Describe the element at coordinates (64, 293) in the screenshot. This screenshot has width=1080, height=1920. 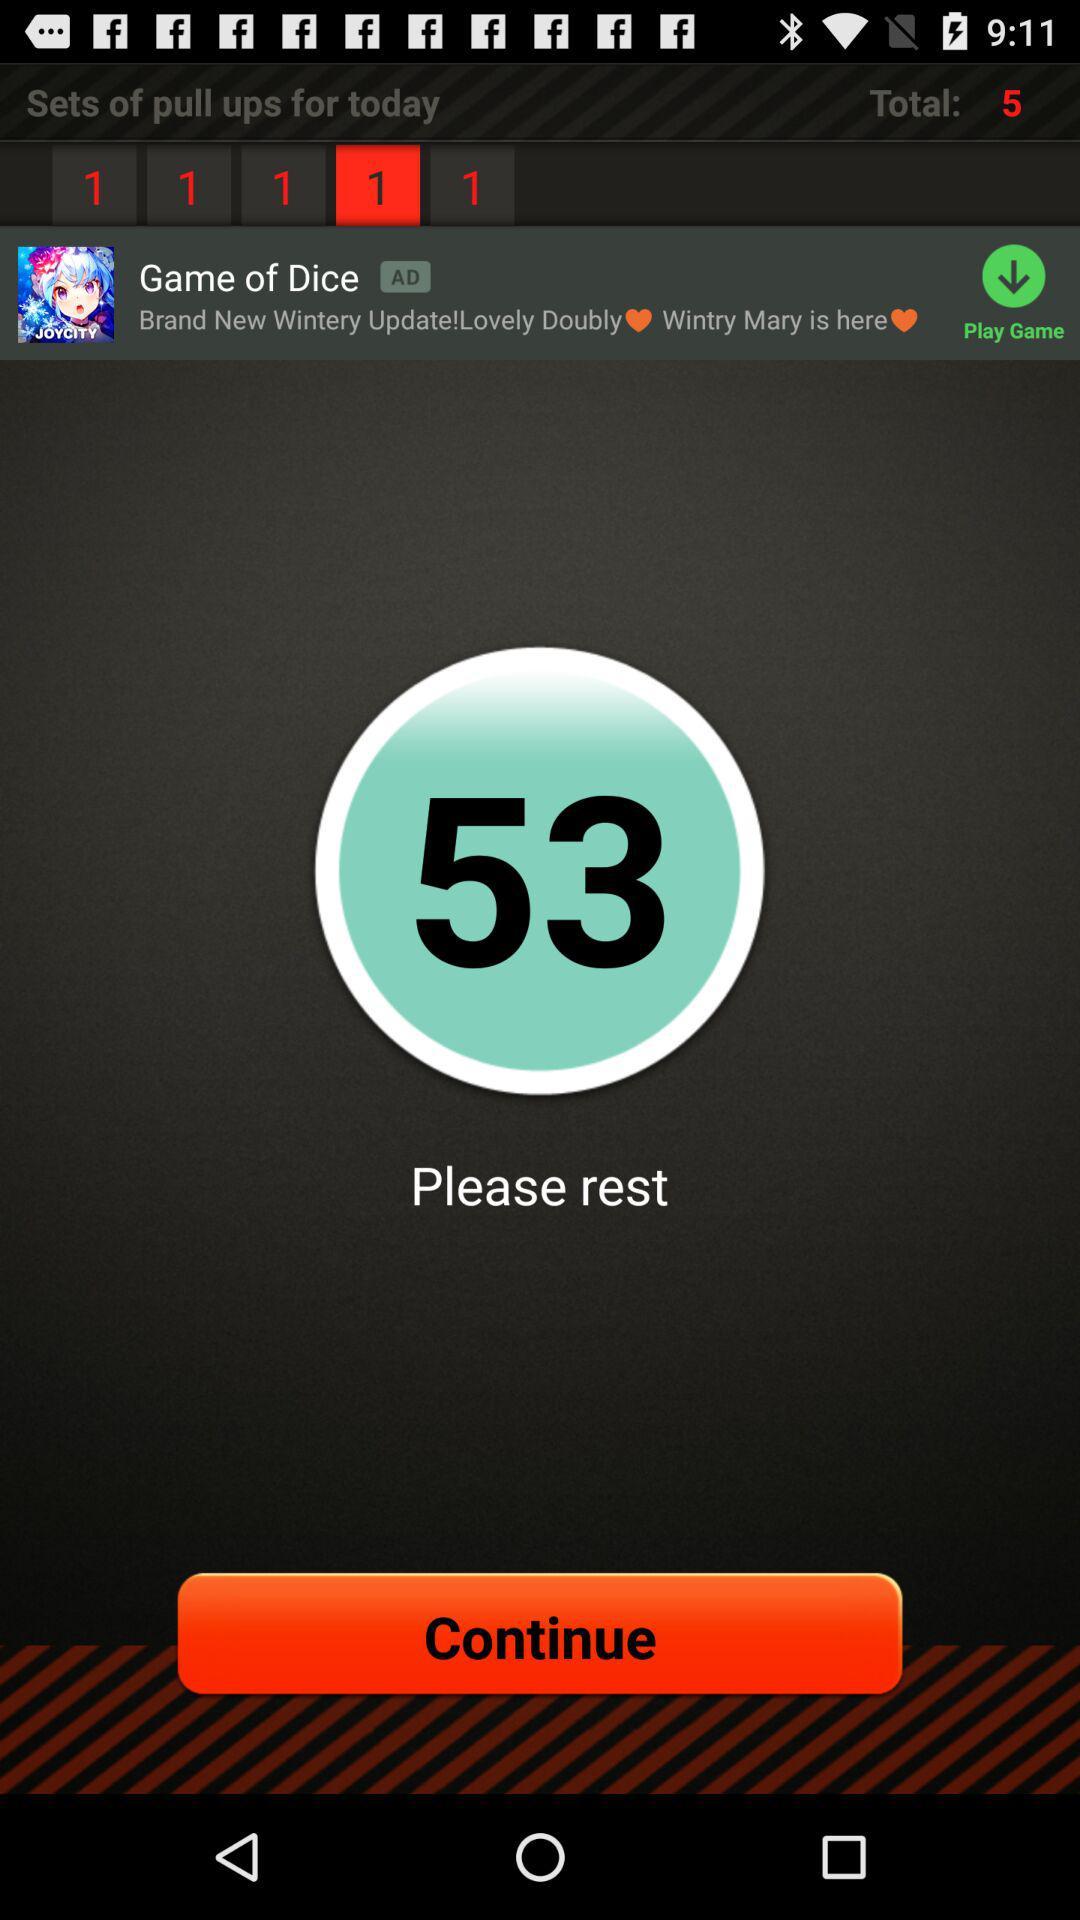
I see `advertising link that go to a different app` at that location.